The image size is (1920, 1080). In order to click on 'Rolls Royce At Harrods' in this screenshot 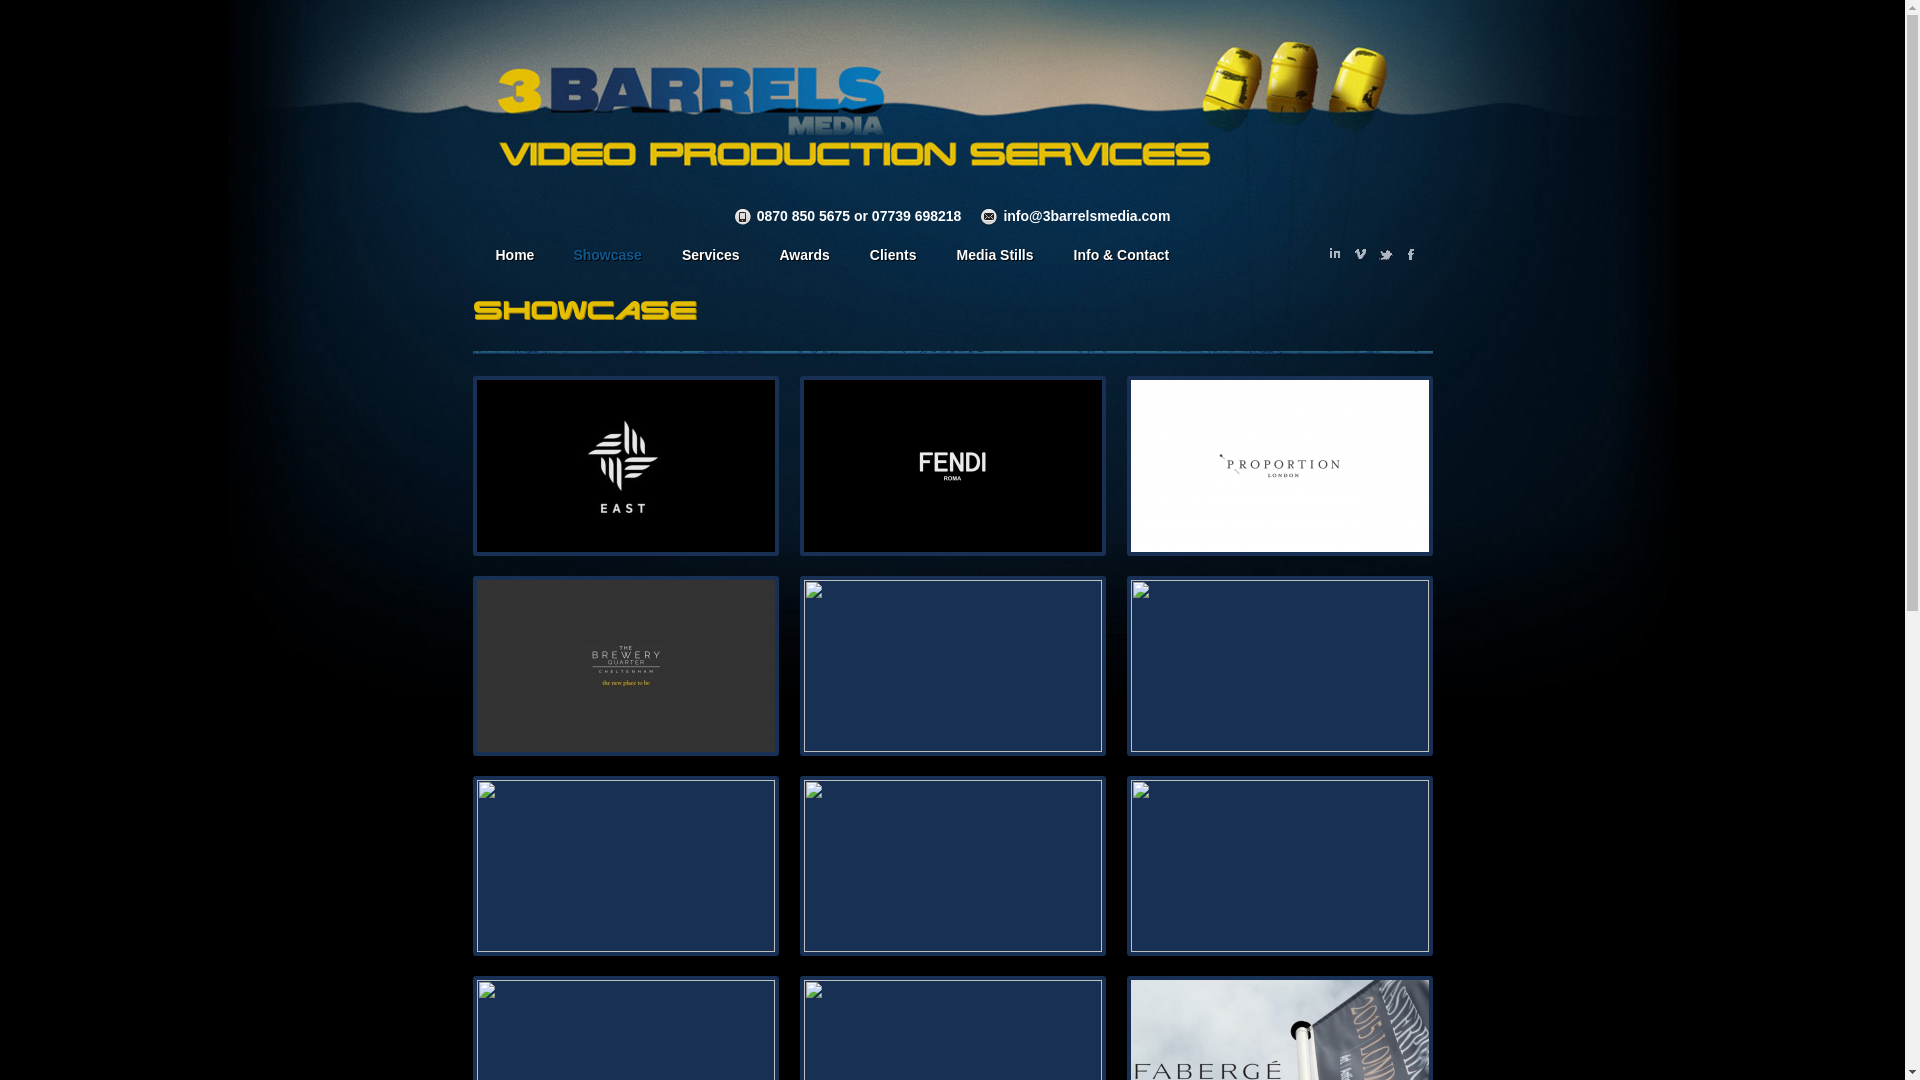, I will do `click(804, 666)`.